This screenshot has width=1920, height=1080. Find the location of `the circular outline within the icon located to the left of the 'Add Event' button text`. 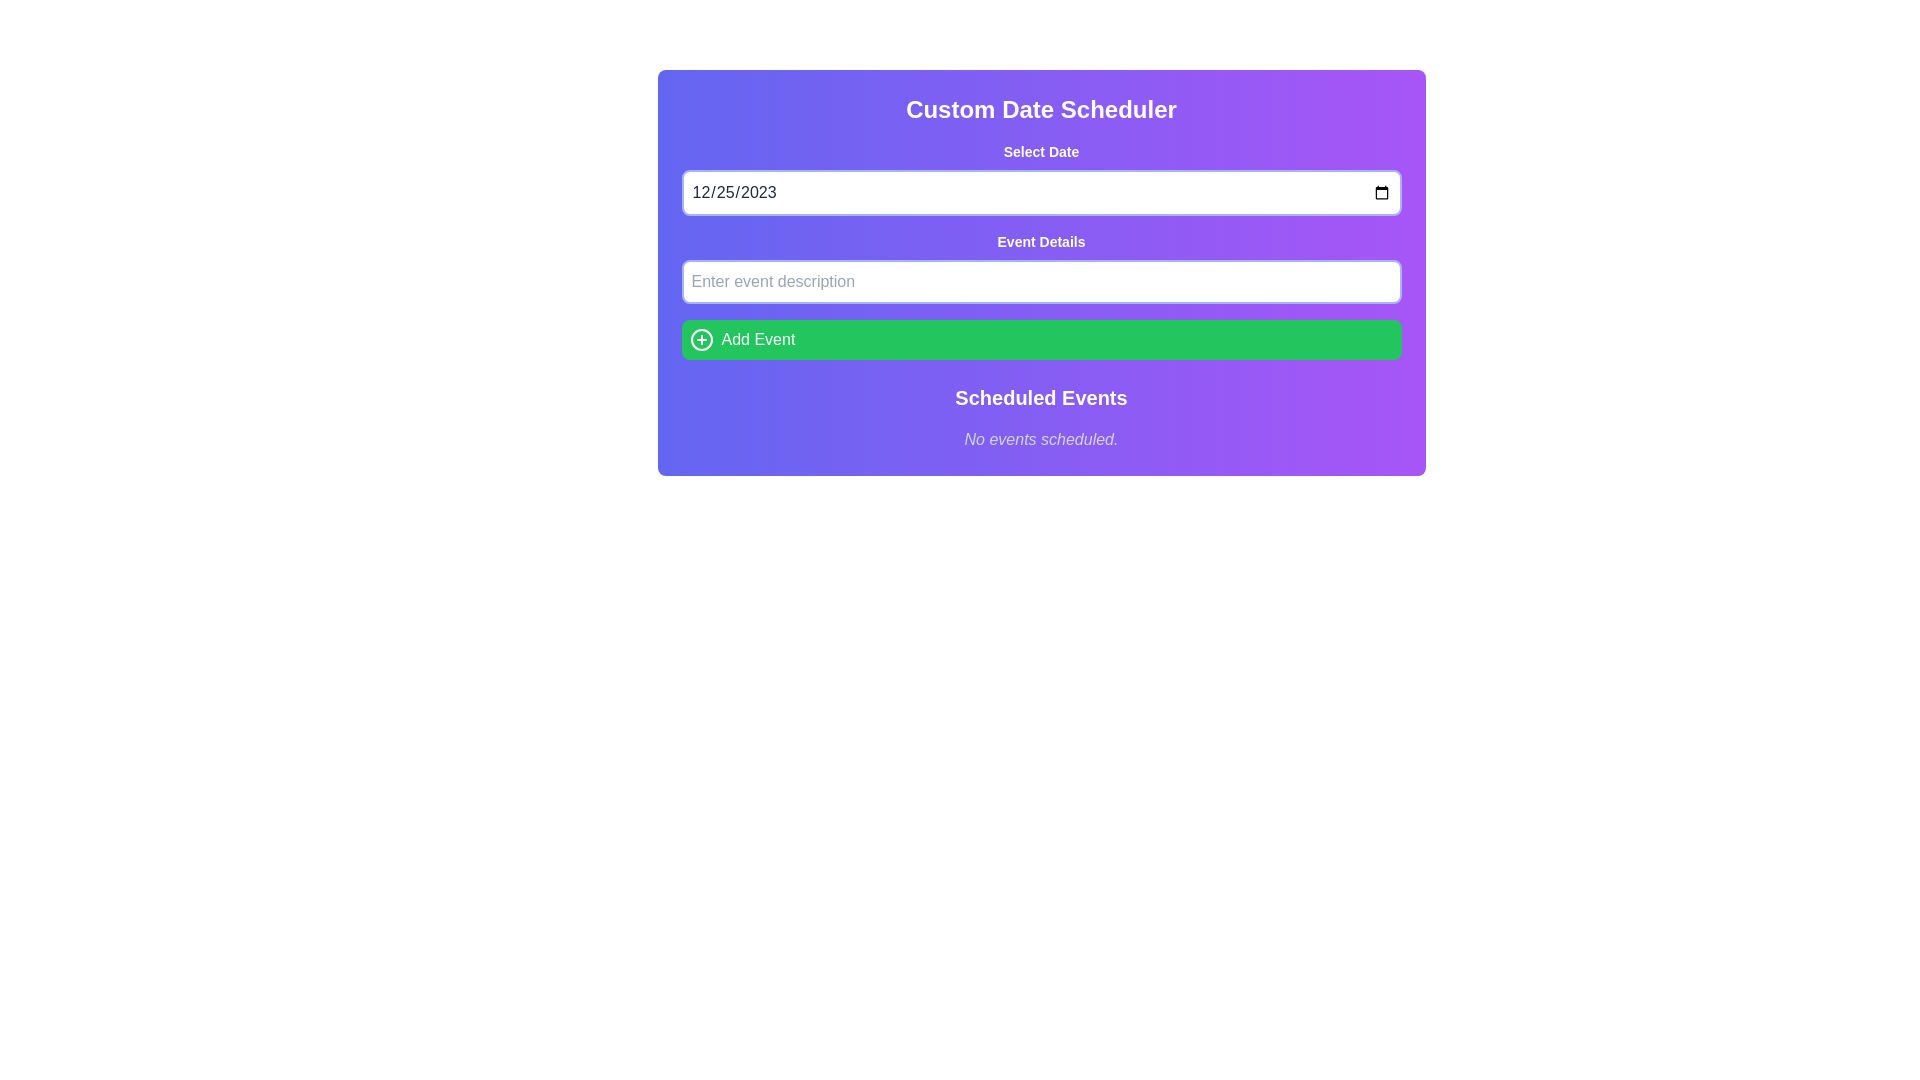

the circular outline within the icon located to the left of the 'Add Event' button text is located at coordinates (701, 338).